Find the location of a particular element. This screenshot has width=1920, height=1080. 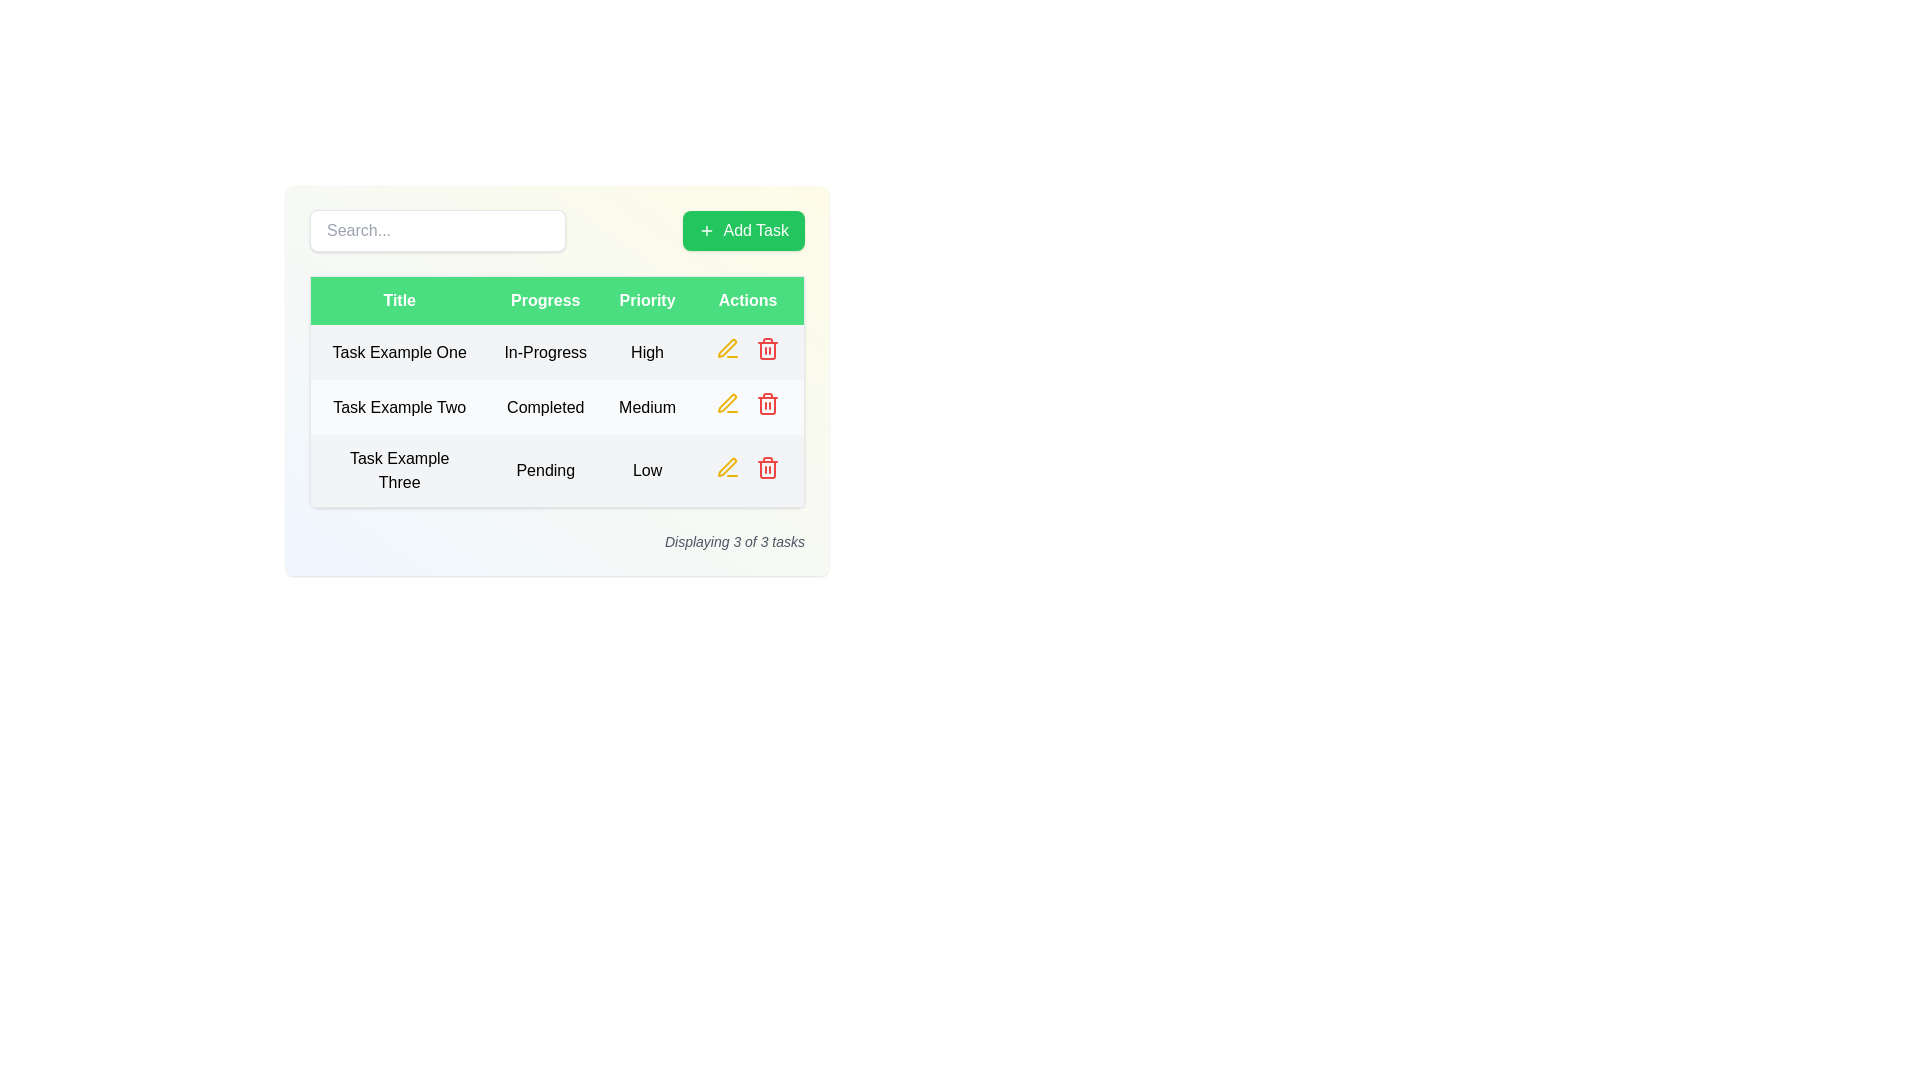

the text label element displaying 'In-Progress', located in the second column of the first row of the table under the 'Progress' column is located at coordinates (545, 351).